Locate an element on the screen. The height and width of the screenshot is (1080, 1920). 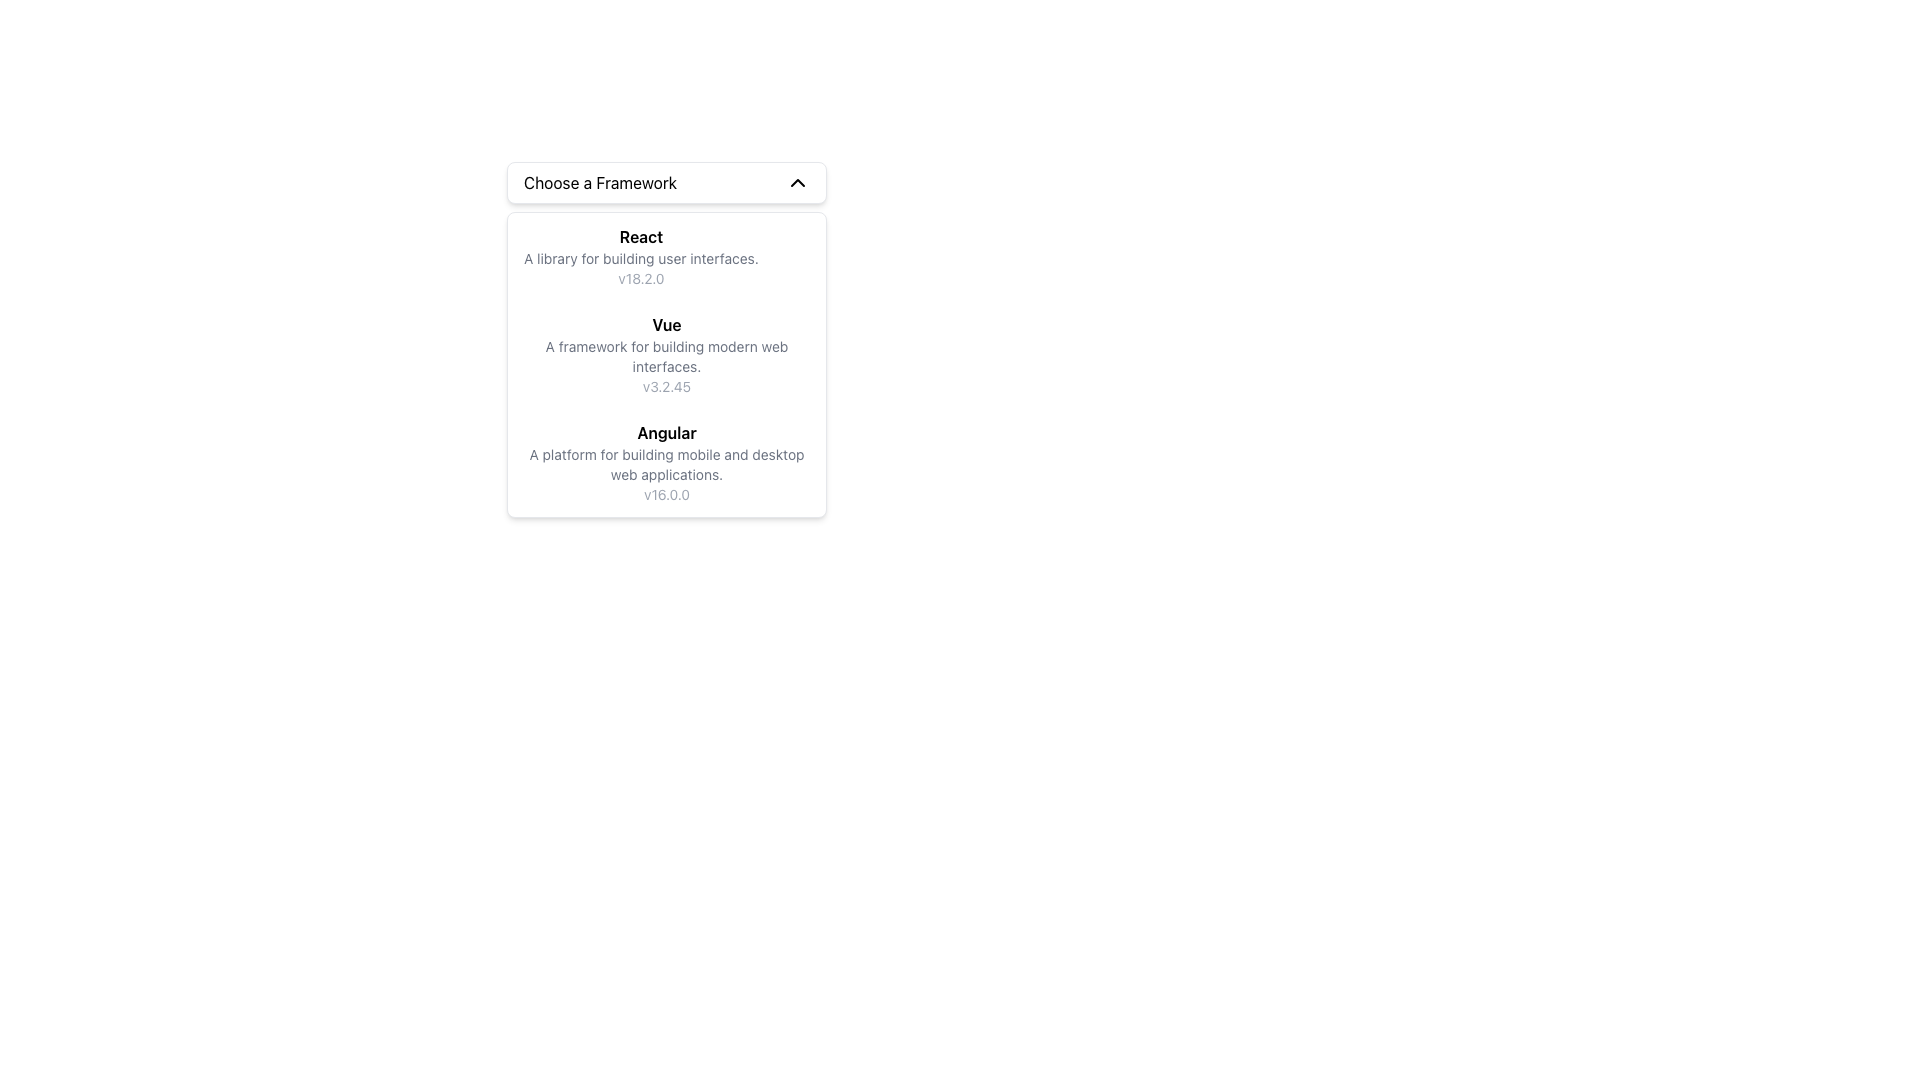
the text element that states 'A platform for building mobile and desktop web applications.' which is styled with a smaller font size and gray color, positioned below the title 'Angular' is located at coordinates (667, 465).